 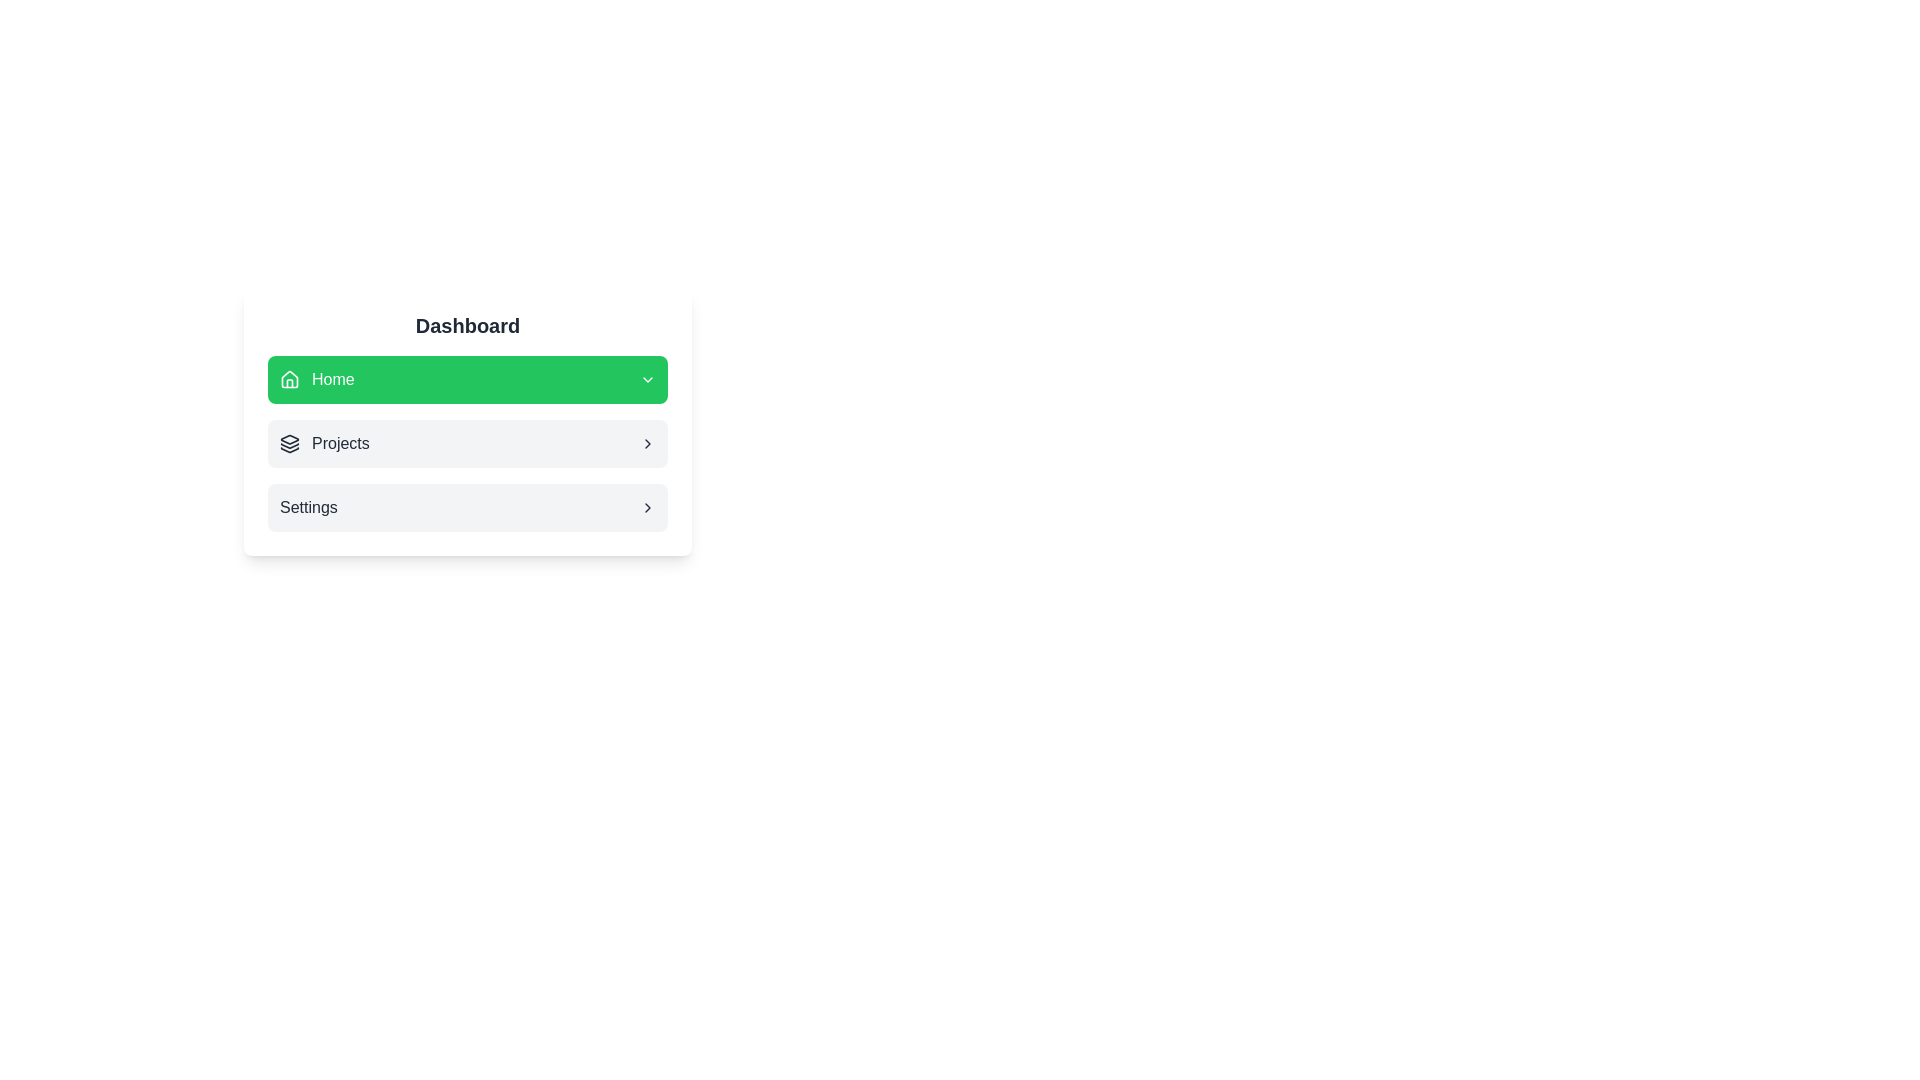 I want to click on the 'Projects' button in the menu, so click(x=466, y=442).